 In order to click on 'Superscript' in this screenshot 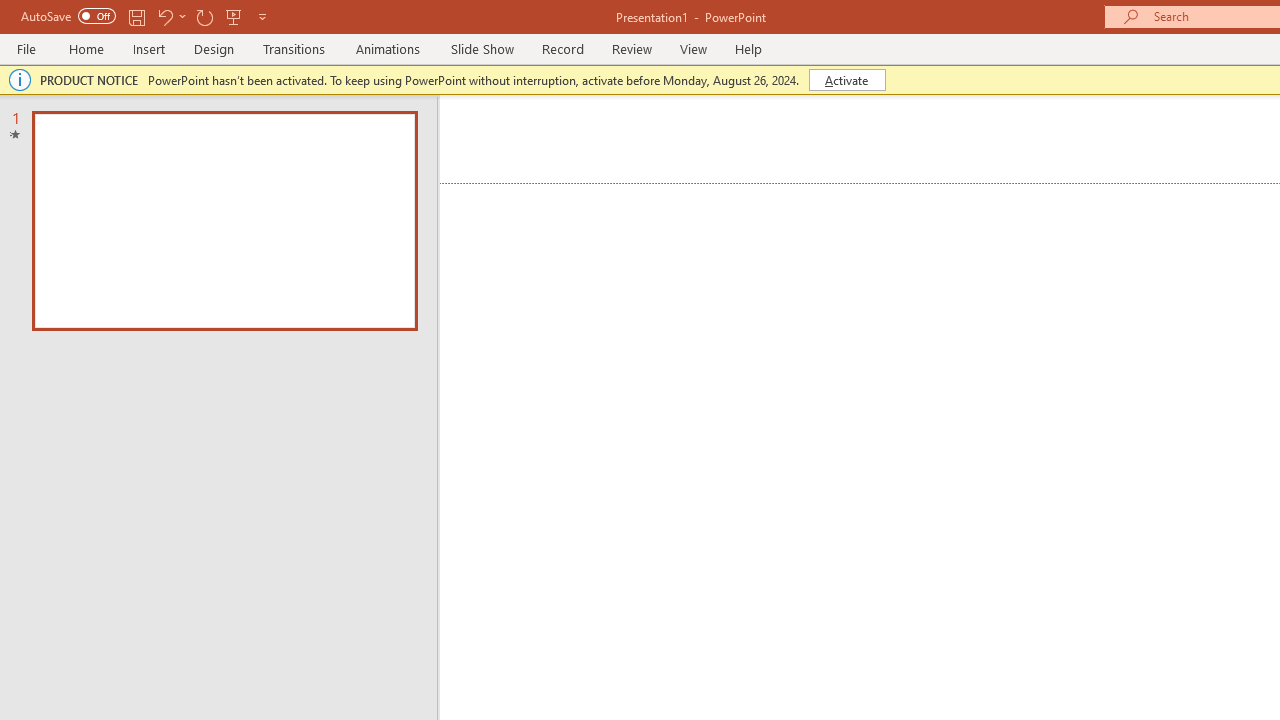, I will do `click(390, 181)`.